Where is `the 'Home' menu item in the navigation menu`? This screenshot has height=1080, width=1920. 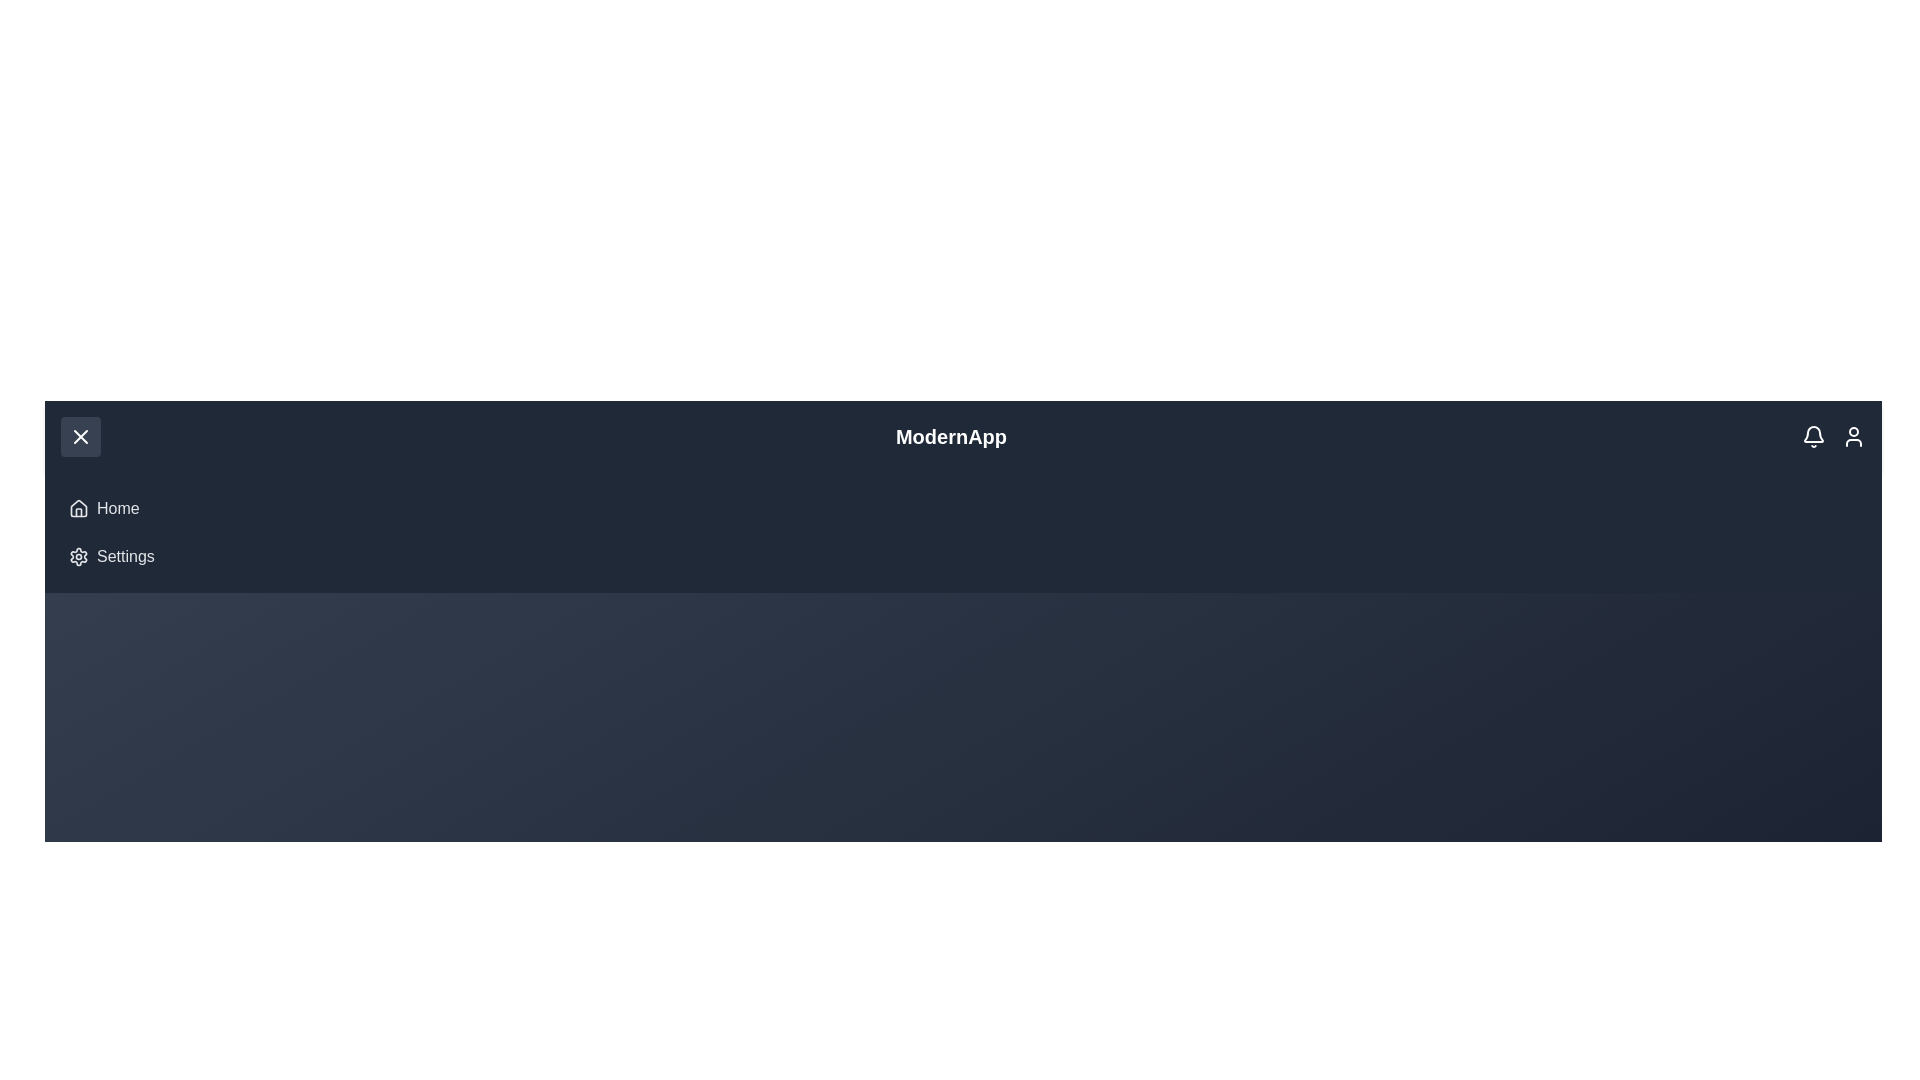 the 'Home' menu item in the navigation menu is located at coordinates (117, 508).